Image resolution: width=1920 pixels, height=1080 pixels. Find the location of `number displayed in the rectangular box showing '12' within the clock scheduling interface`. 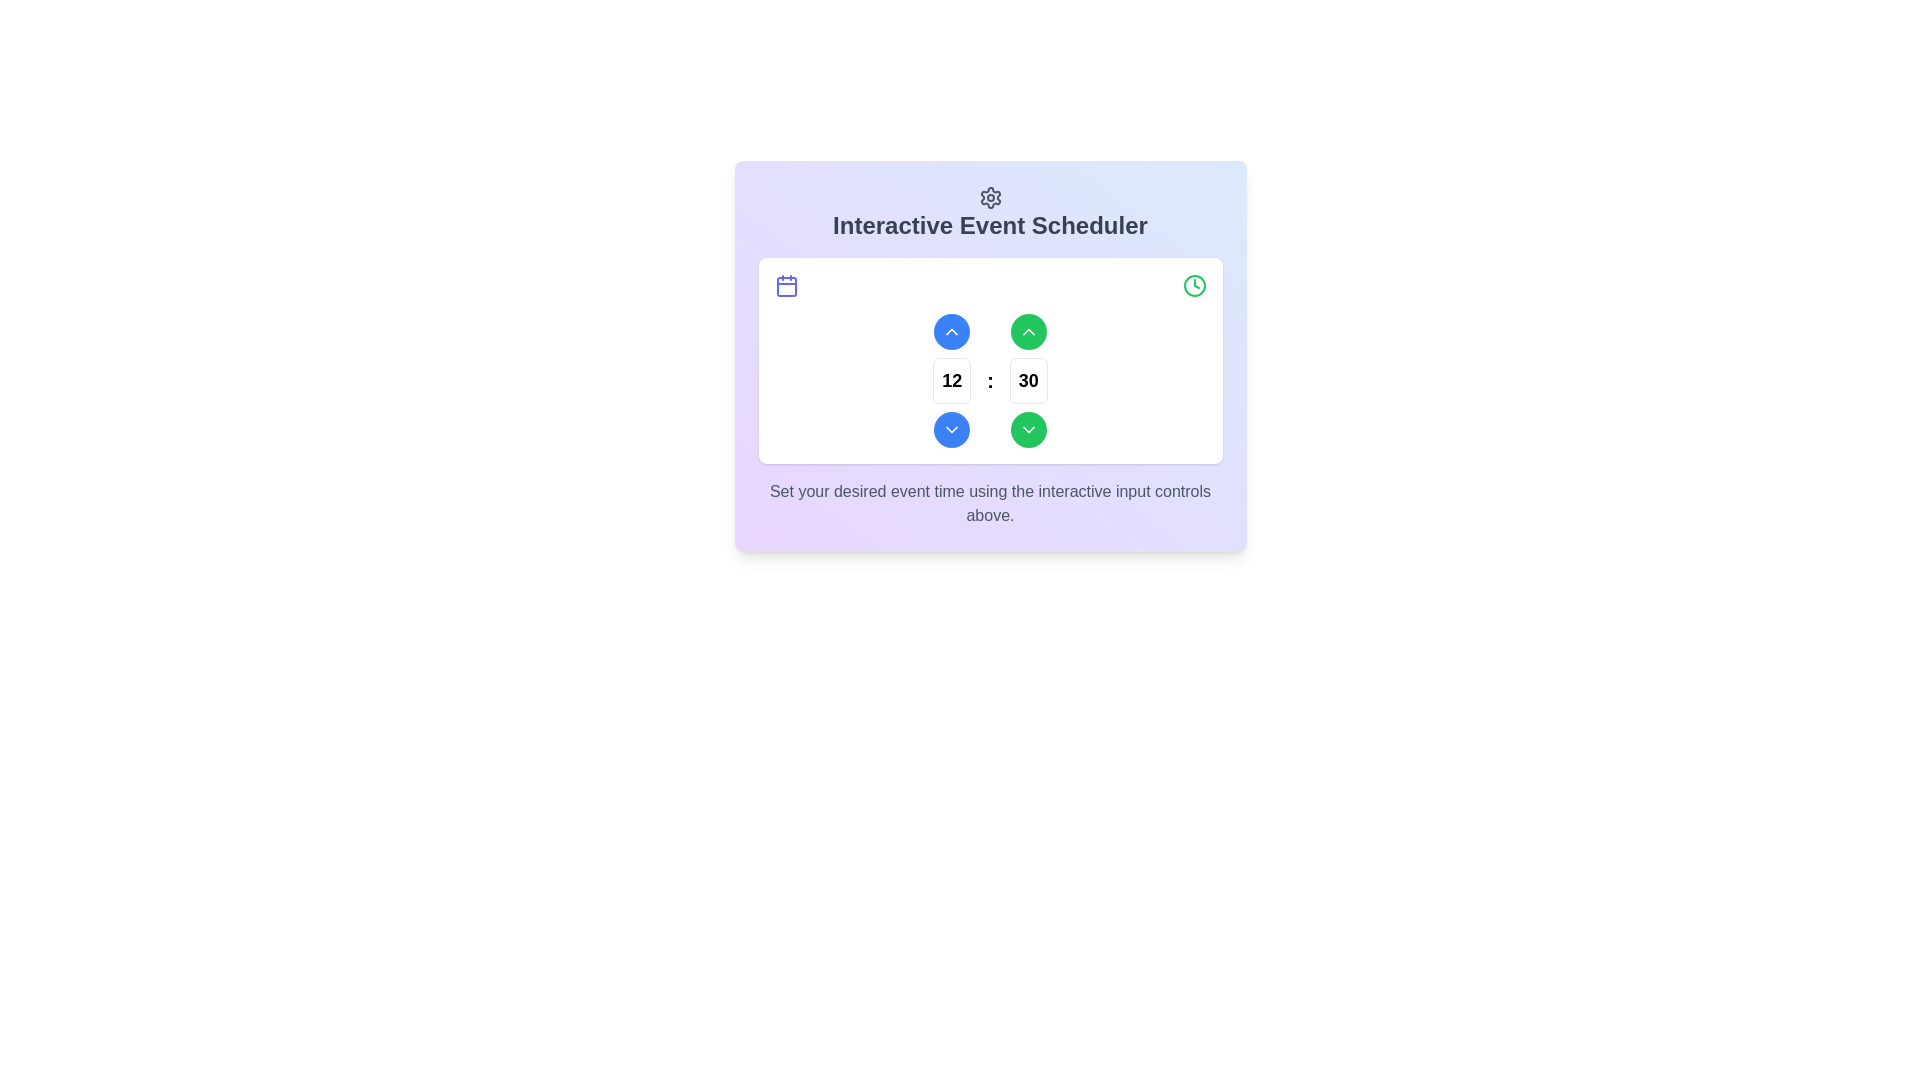

number displayed in the rectangular box showing '12' within the clock scheduling interface is located at coordinates (951, 380).